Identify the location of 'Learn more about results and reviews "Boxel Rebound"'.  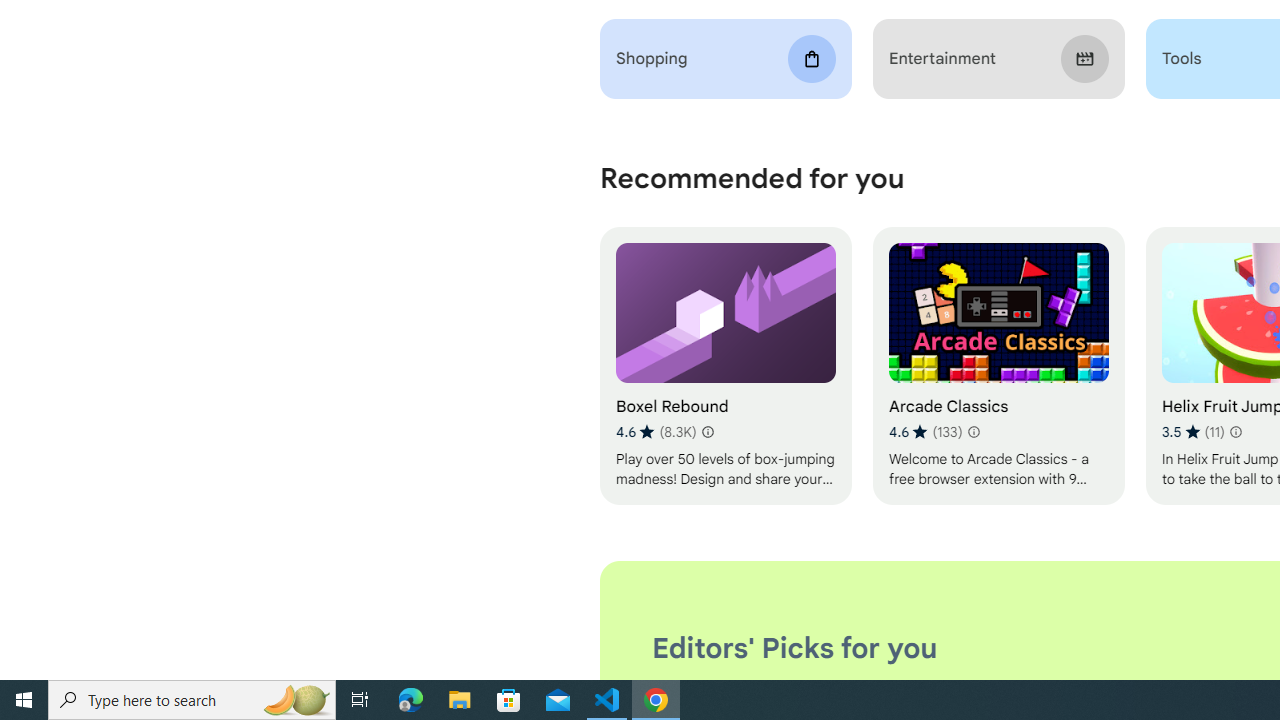
(707, 431).